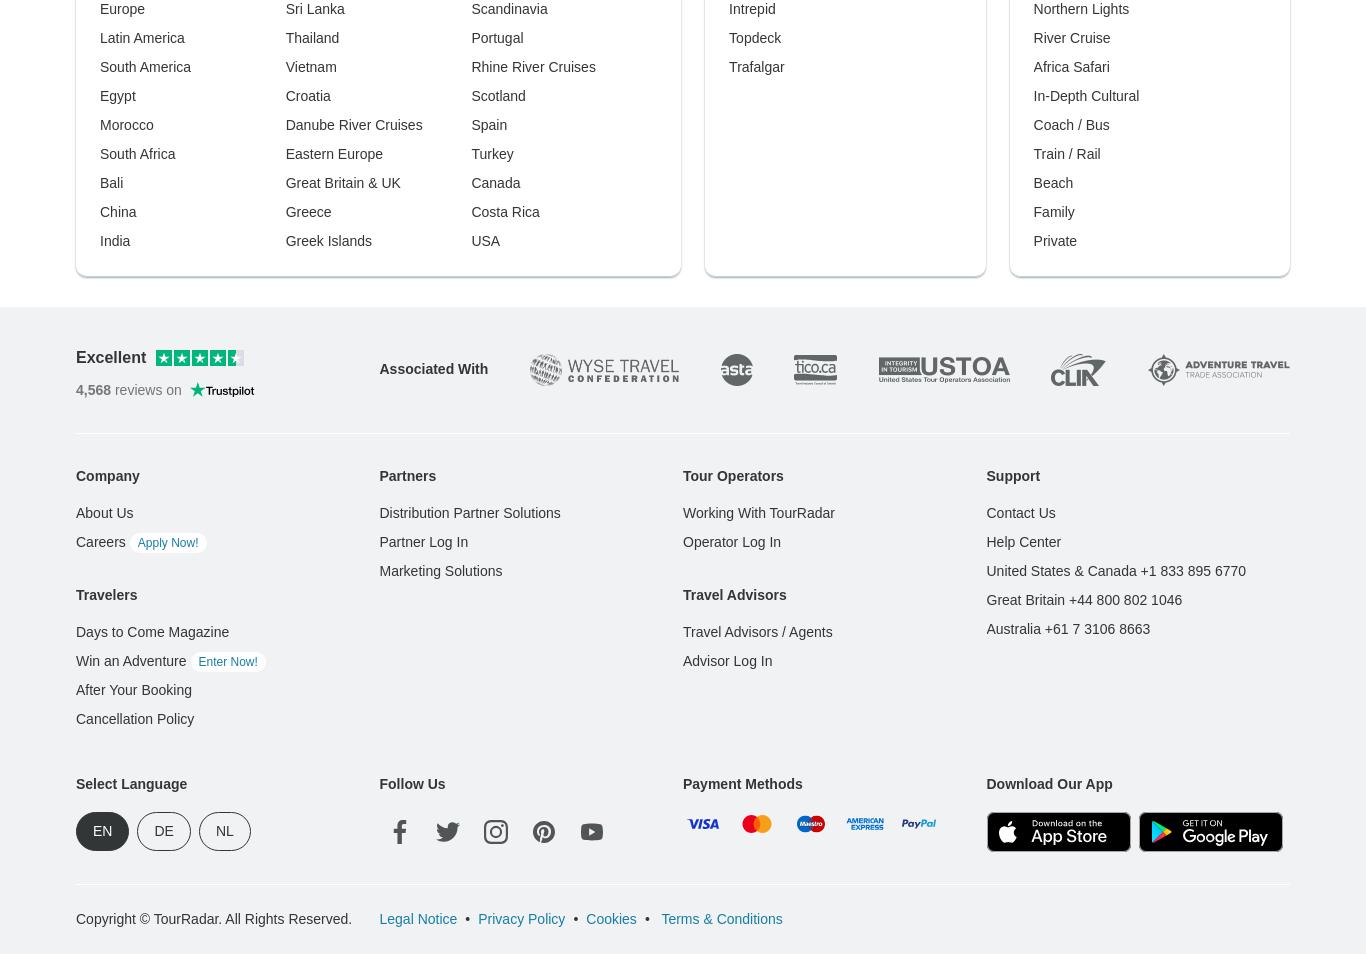 The width and height of the screenshot is (1366, 954). Describe the element at coordinates (683, 629) in the screenshot. I see `'Travel Advisors / Agents'` at that location.